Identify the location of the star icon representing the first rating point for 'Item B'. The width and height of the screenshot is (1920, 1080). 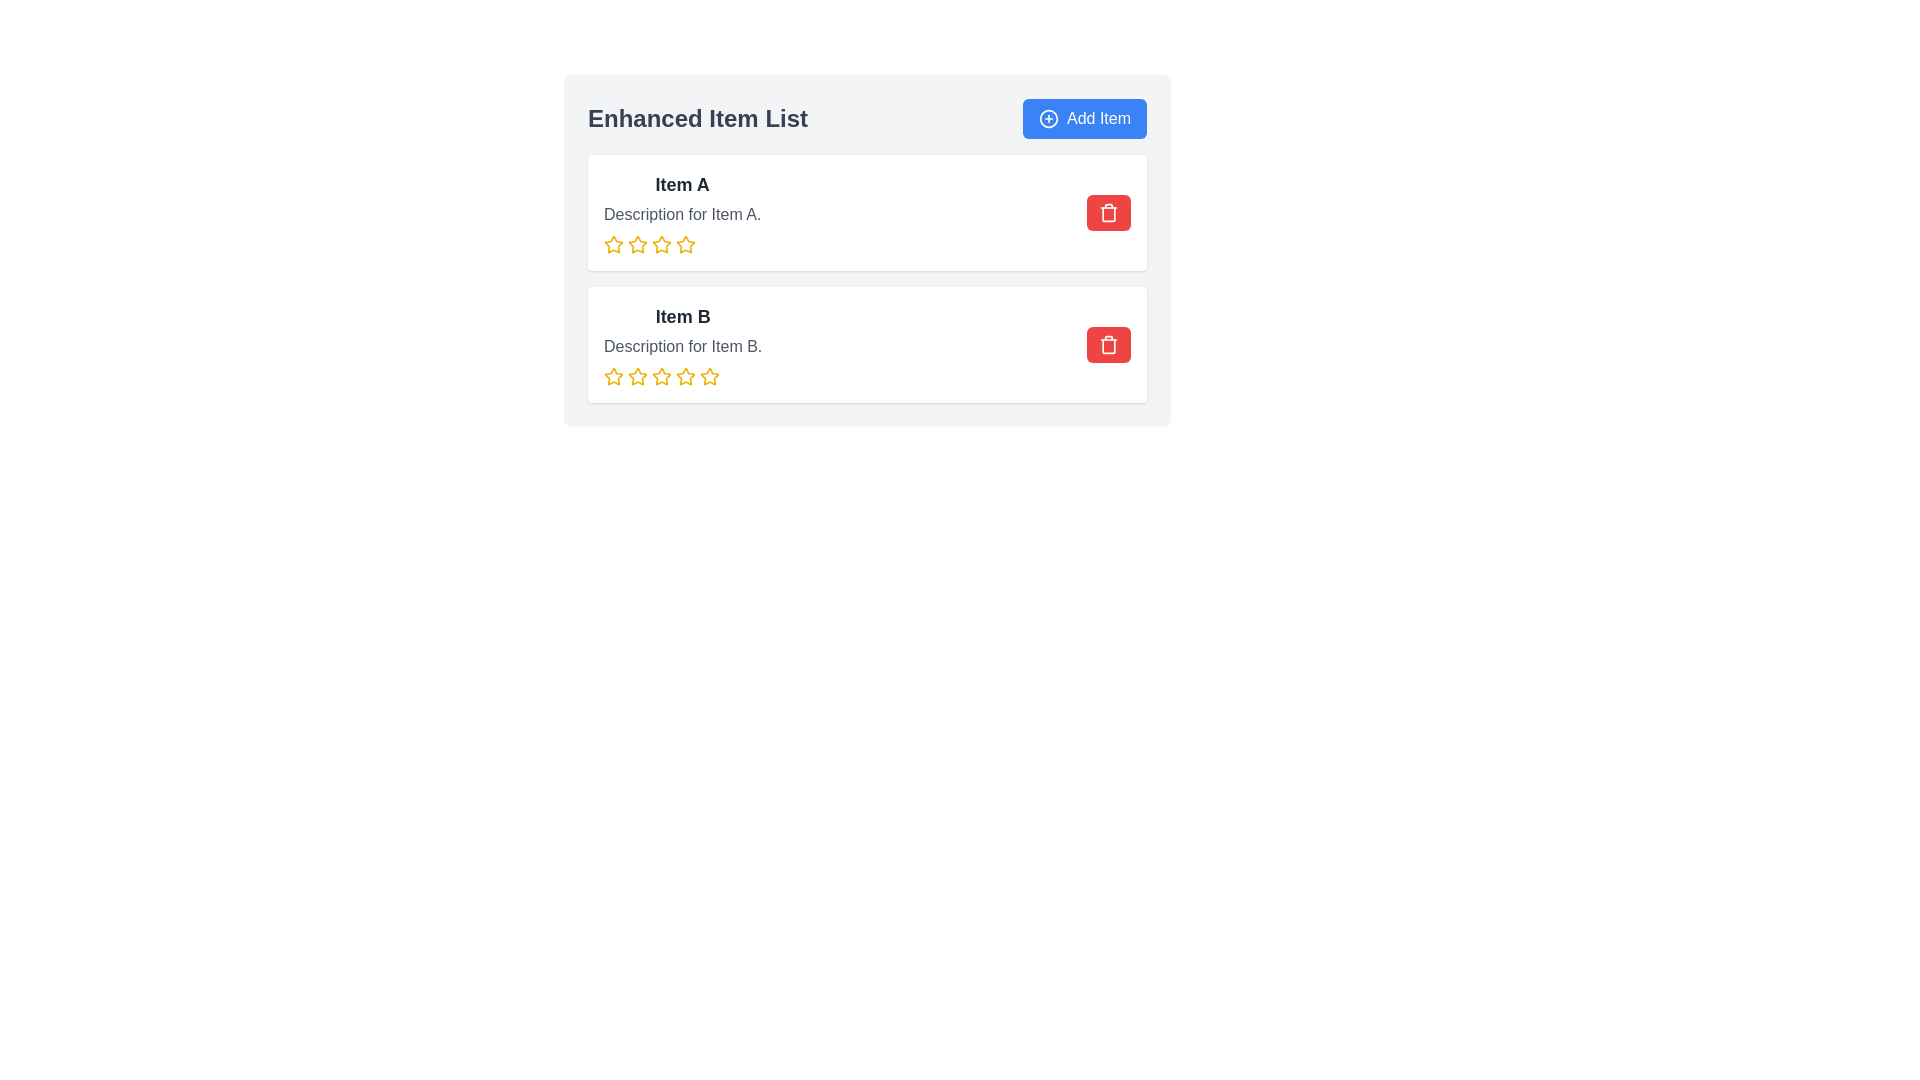
(613, 377).